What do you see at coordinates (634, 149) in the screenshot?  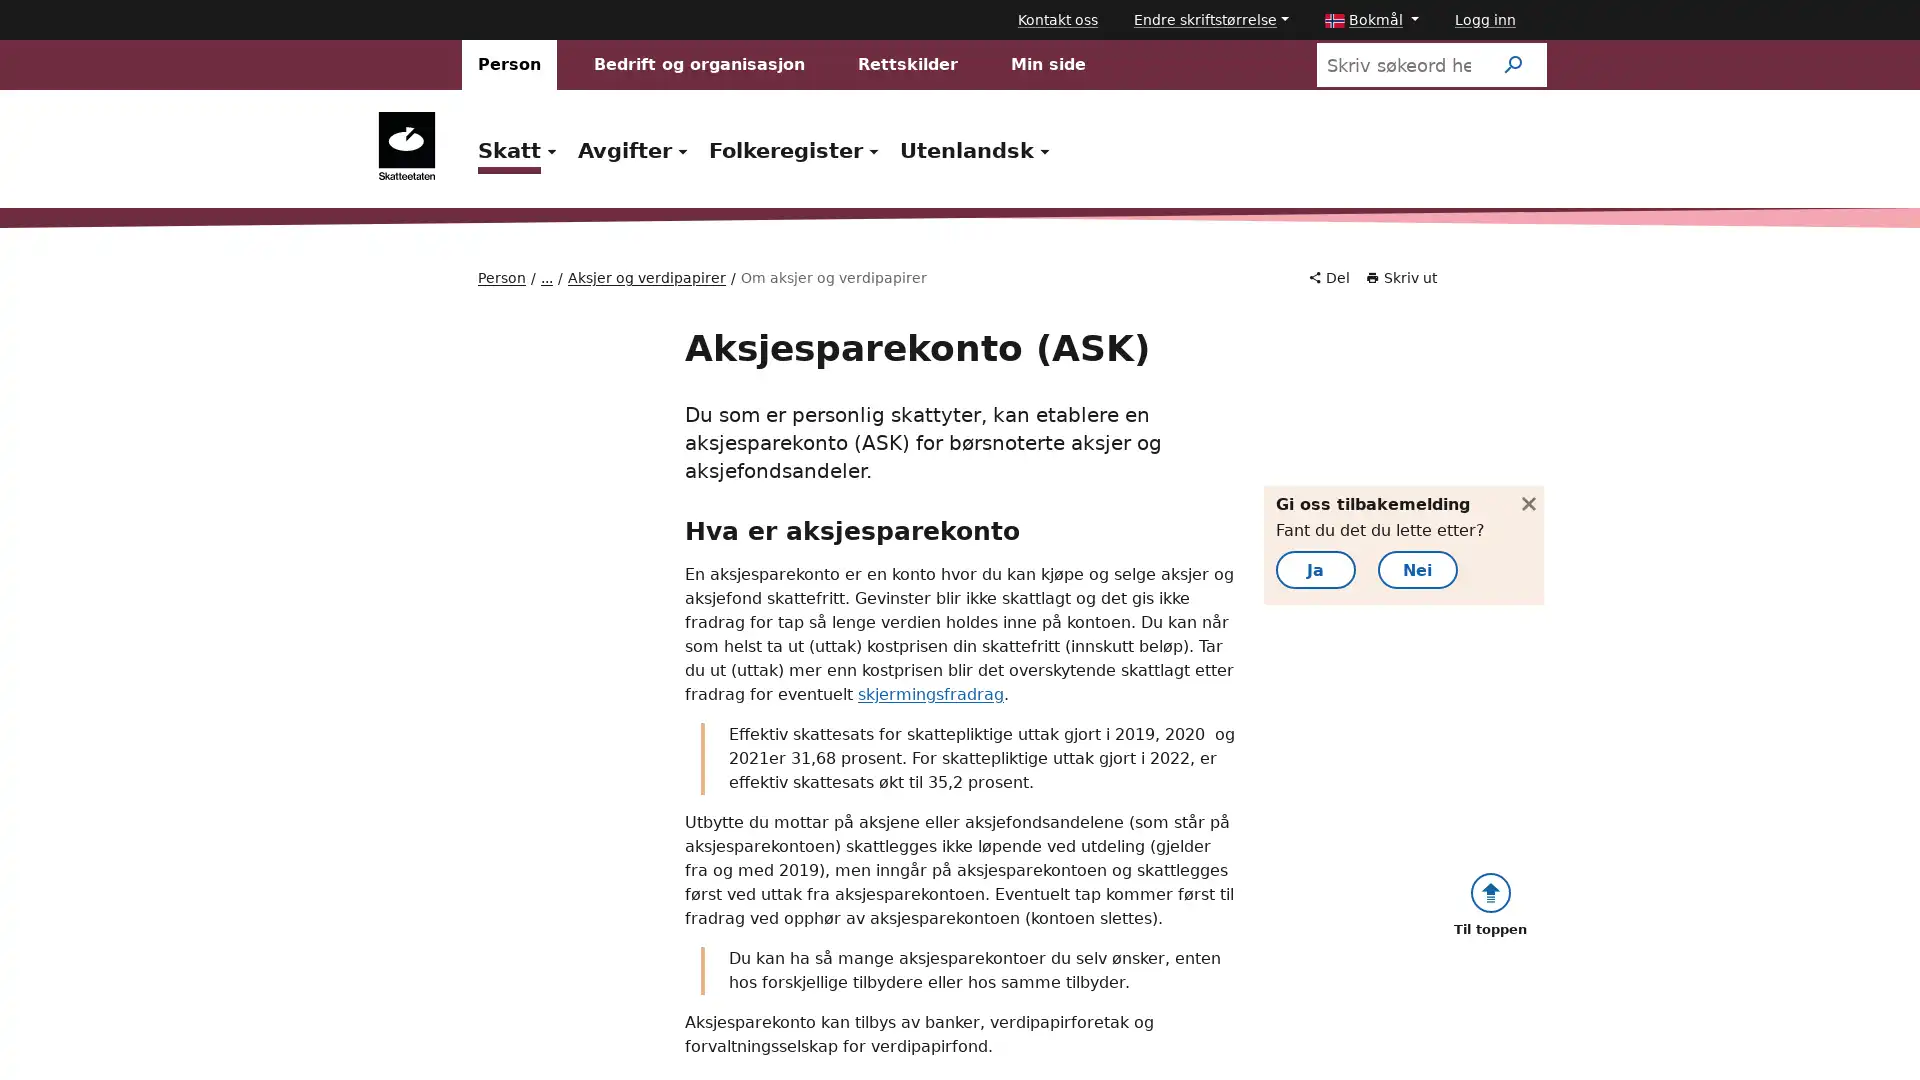 I see `Avgifter` at bounding box center [634, 149].